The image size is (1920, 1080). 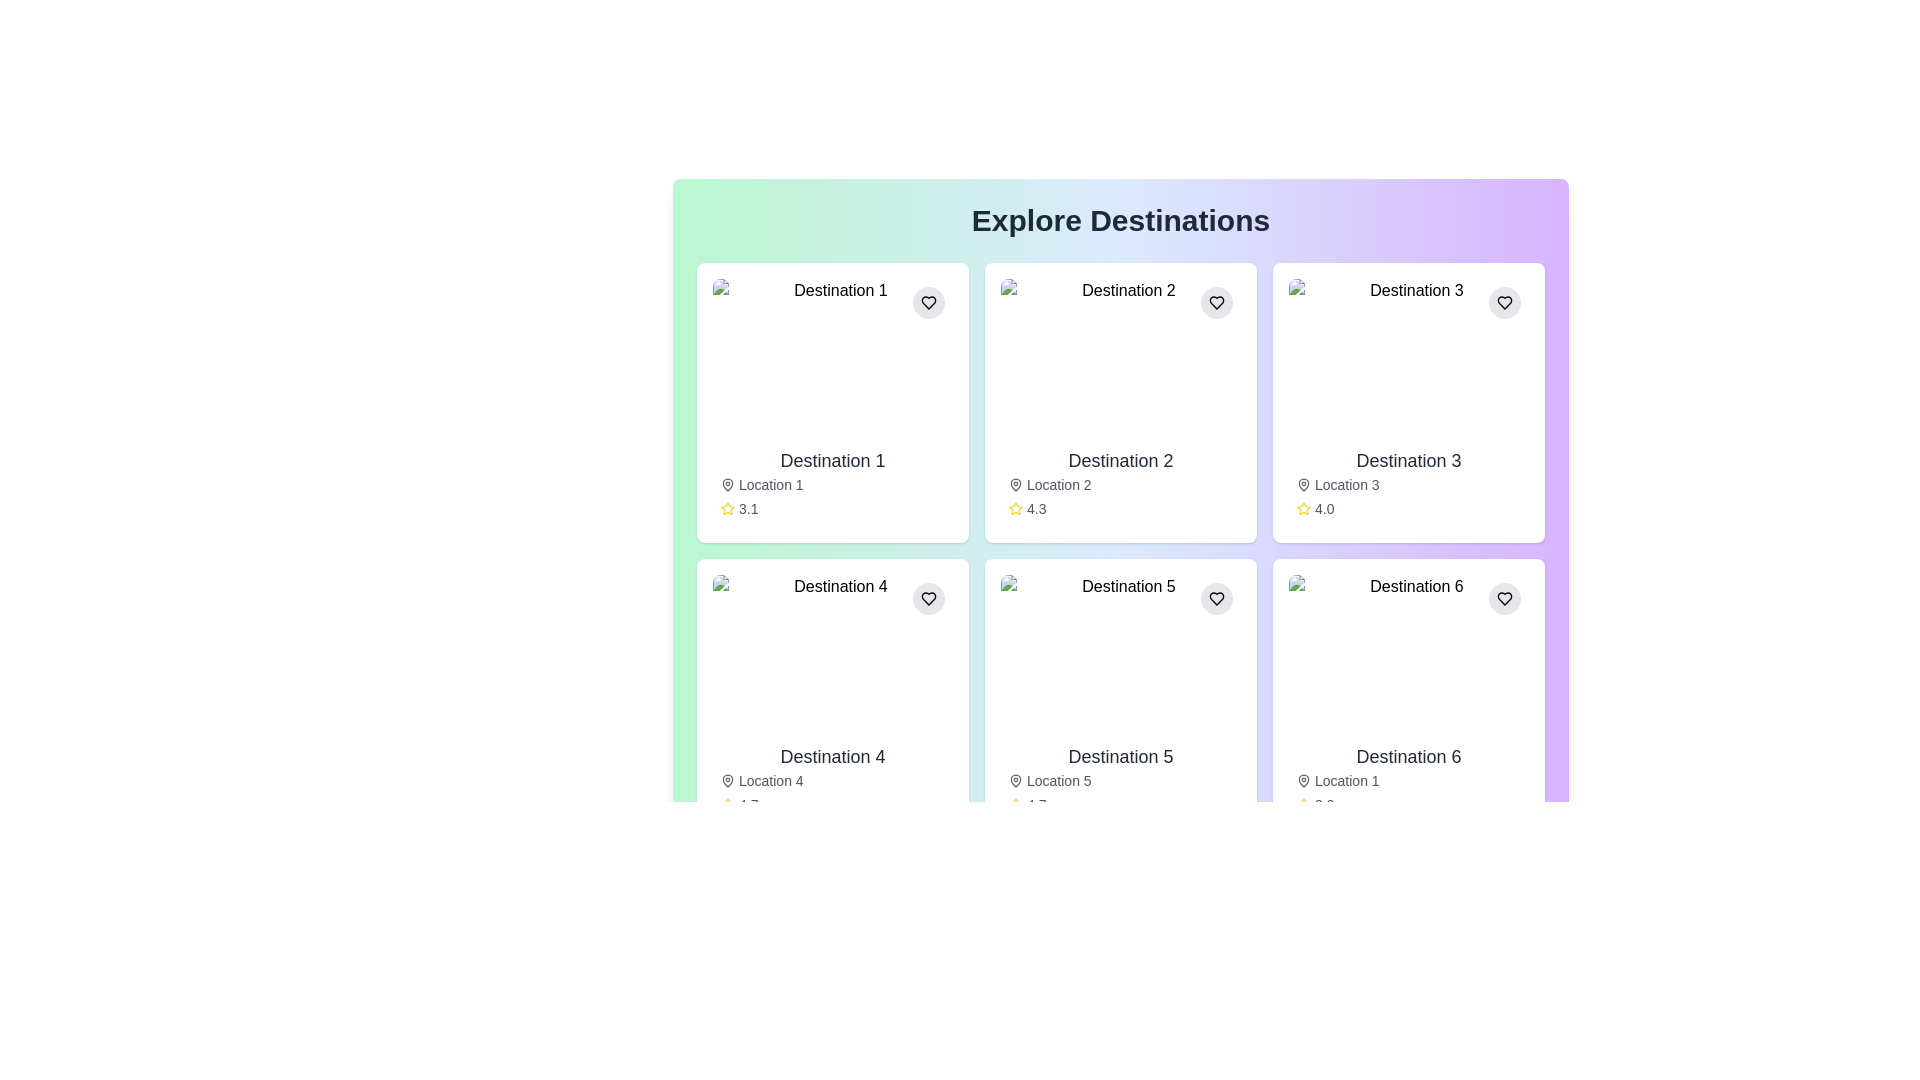 What do you see at coordinates (1016, 778) in the screenshot?
I see `the map pin icon located in the lower left corner of the card 'Destination 5', beneath the title 'Location 5'` at bounding box center [1016, 778].